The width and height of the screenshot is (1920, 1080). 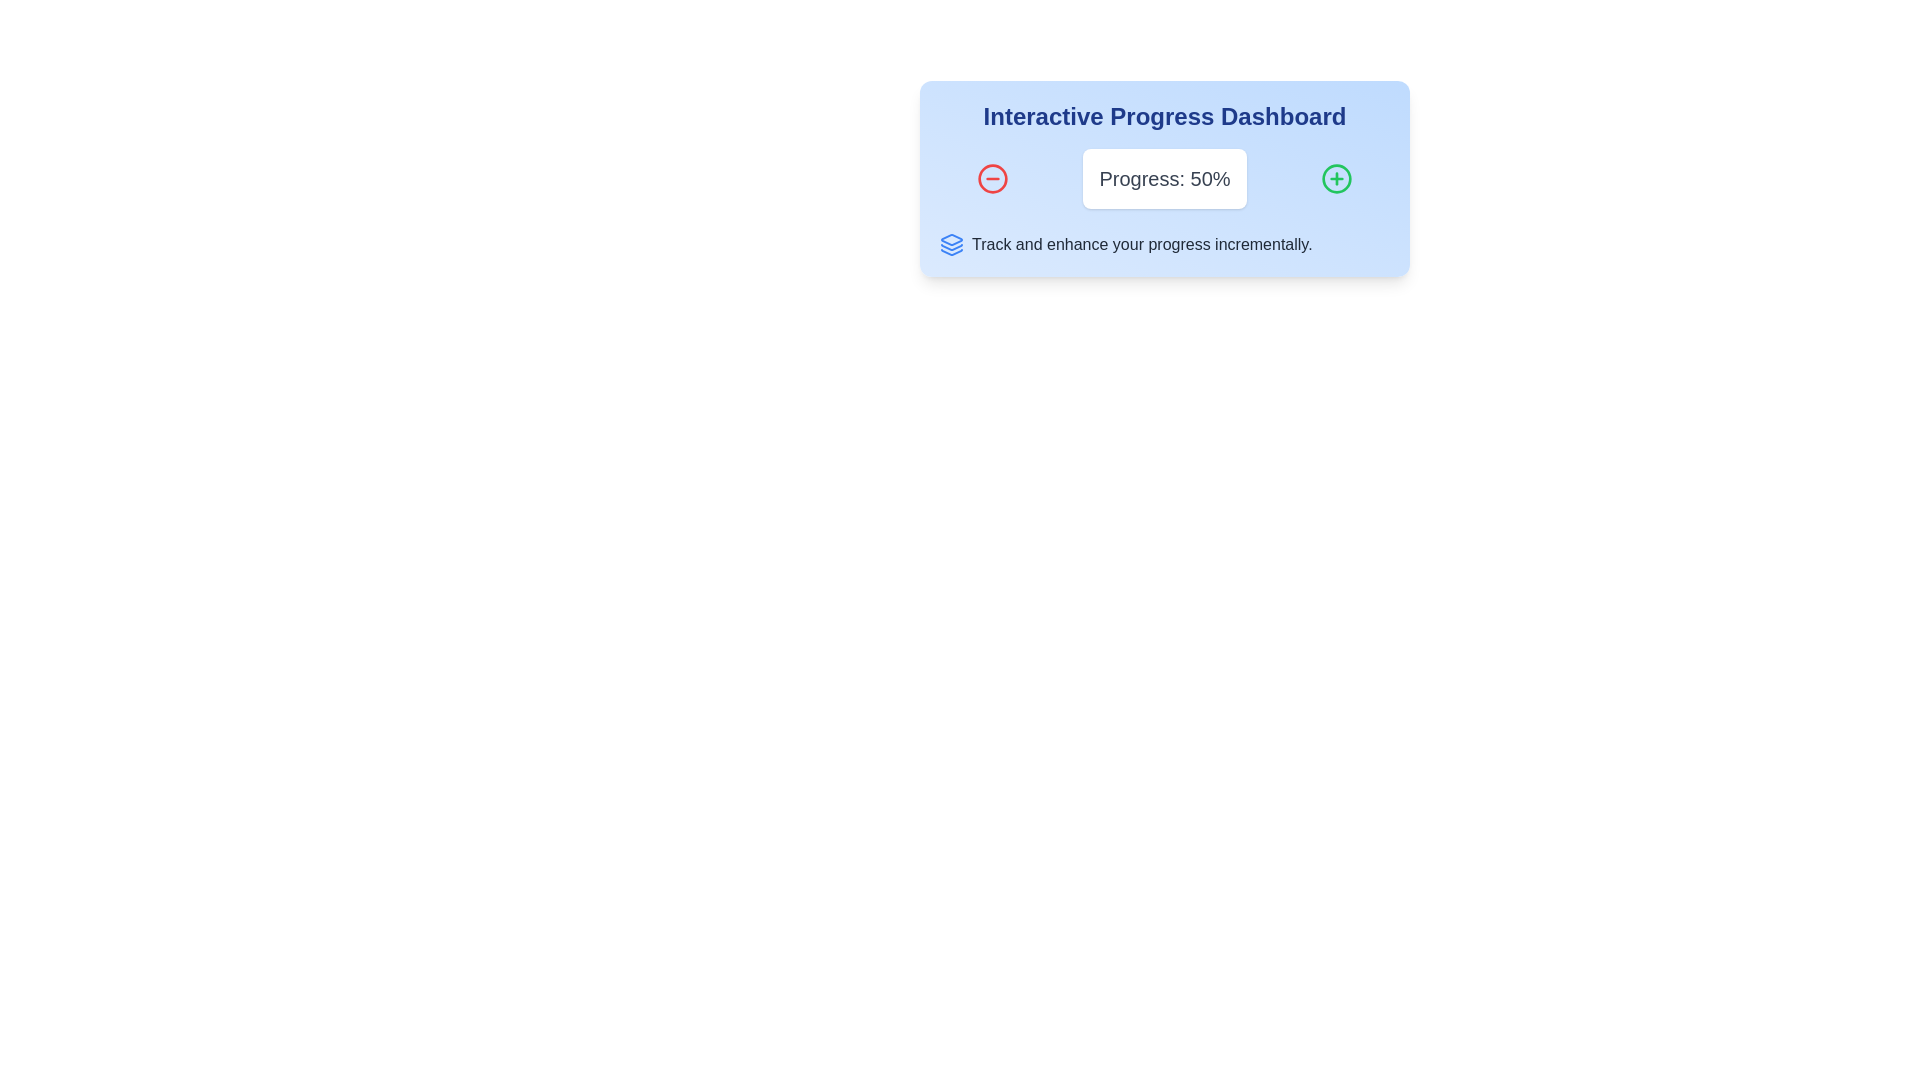 I want to click on the static informational box displaying the progress percentage ('50%') located in the blue rectangular dashboard between the red minus and green plus icons, so click(x=1165, y=177).